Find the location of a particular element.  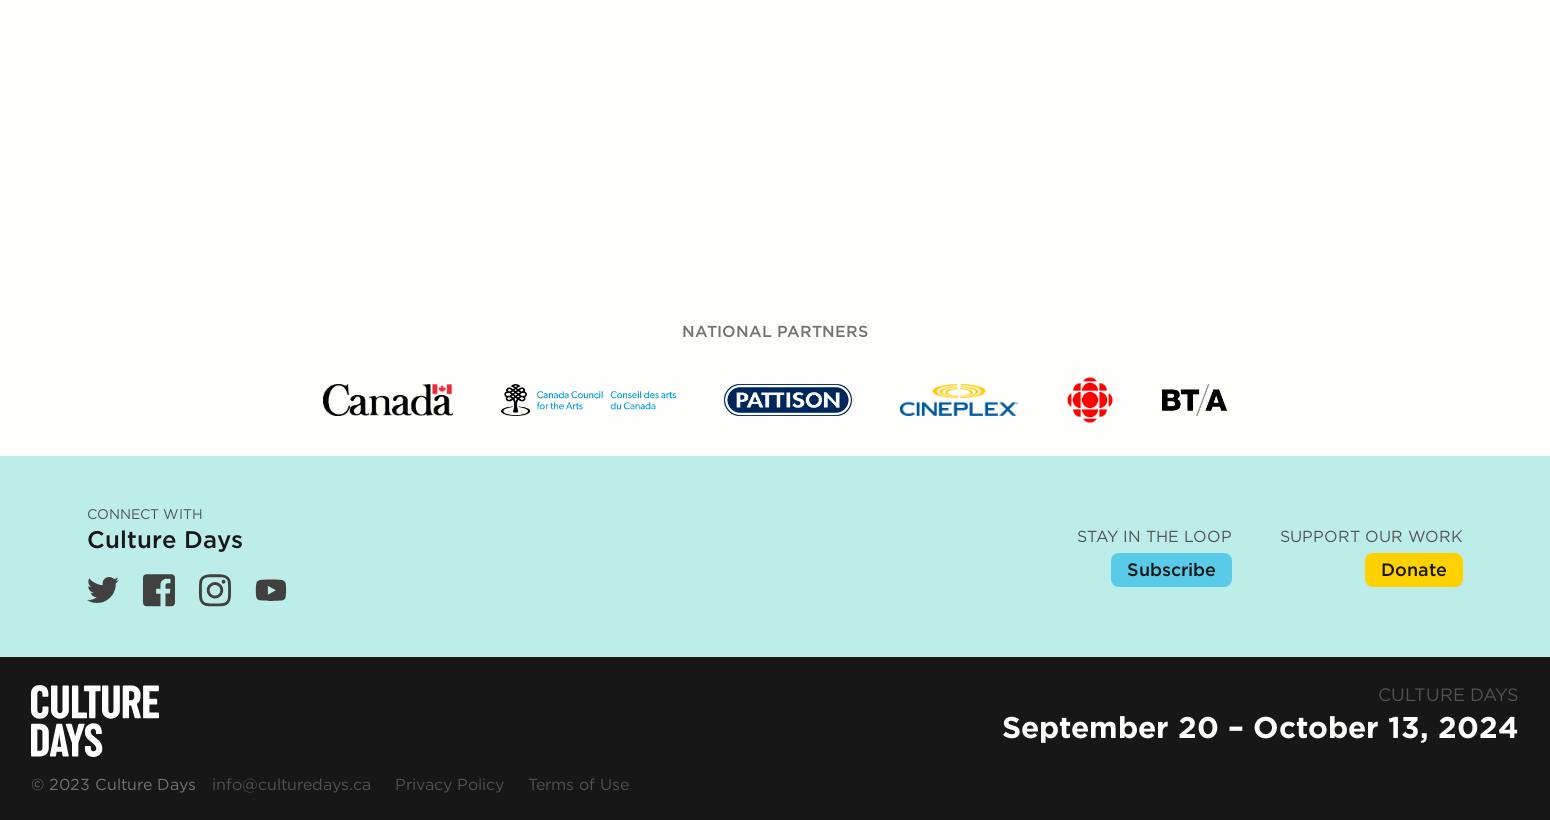

'September 20 – October 13, 2024' is located at coordinates (1259, 297).